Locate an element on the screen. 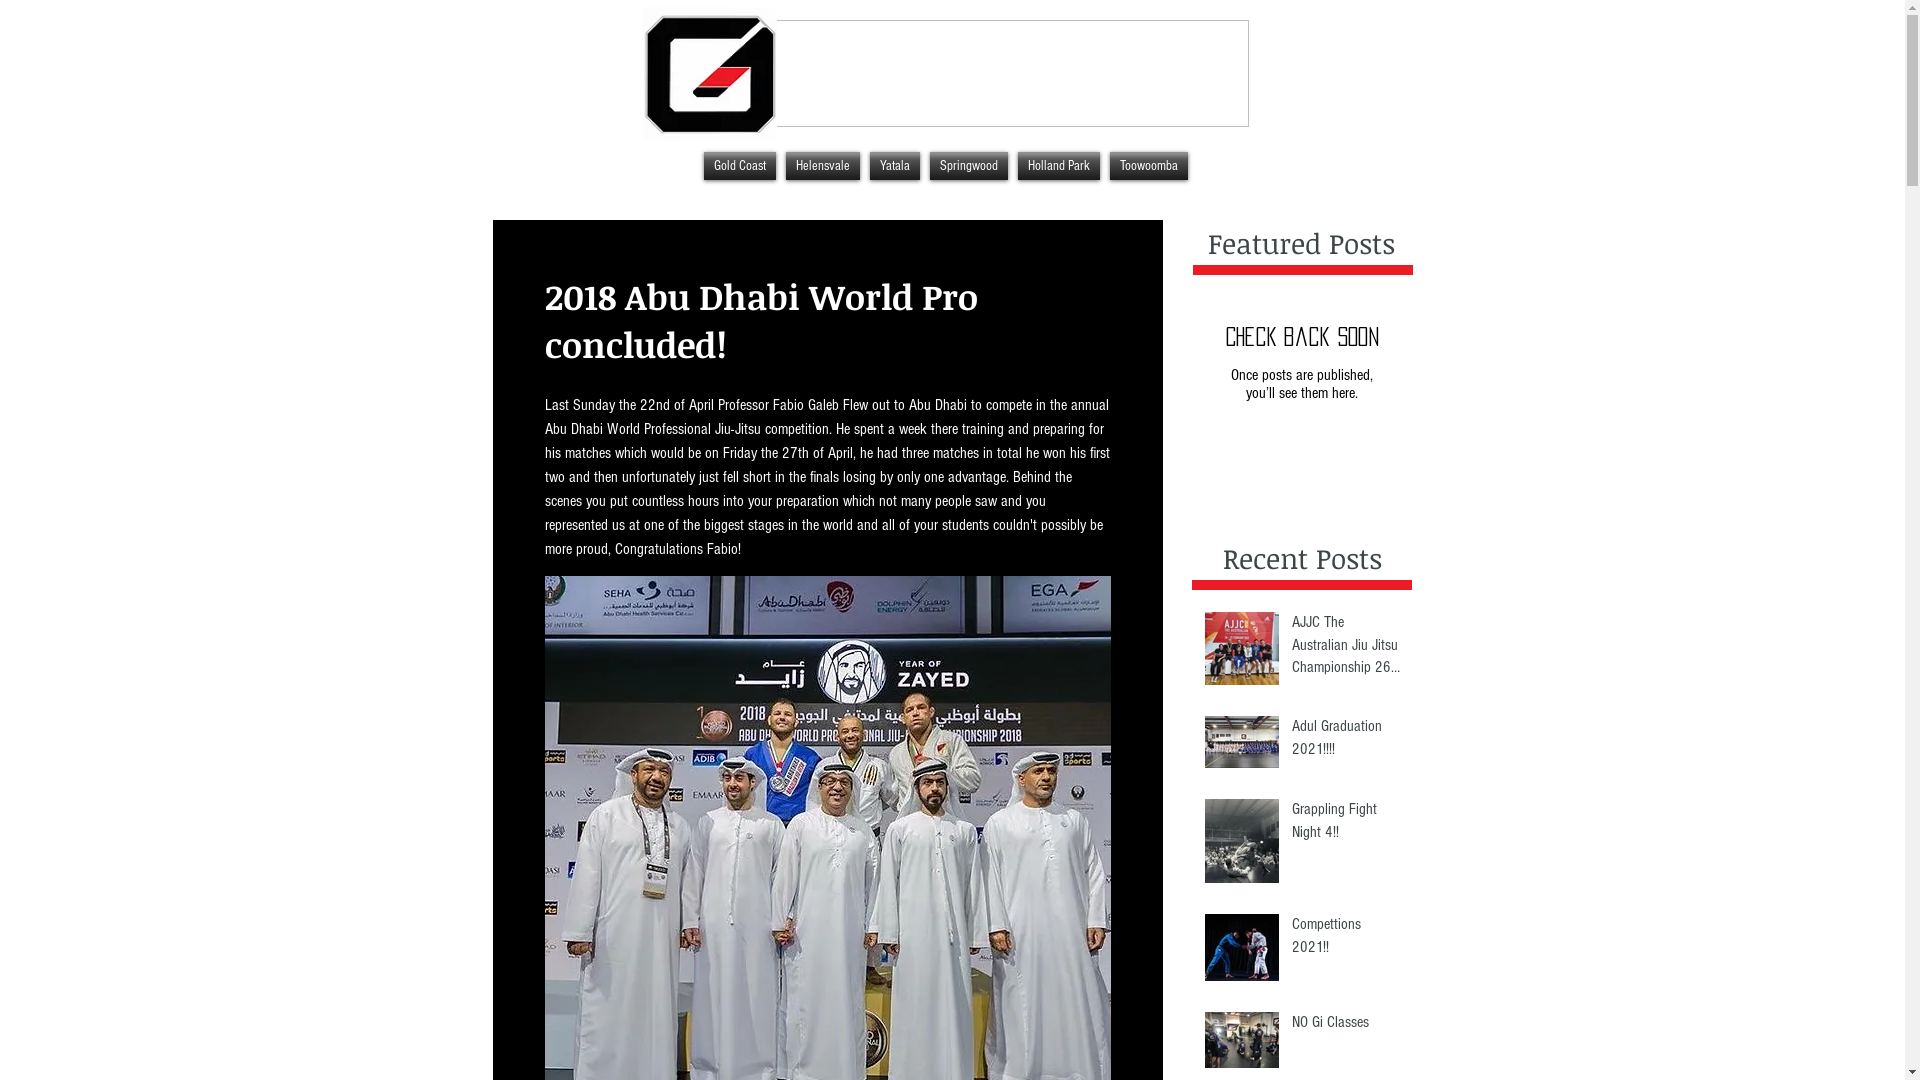 The width and height of the screenshot is (1920, 1080). 'Helensvale' is located at coordinates (821, 164).